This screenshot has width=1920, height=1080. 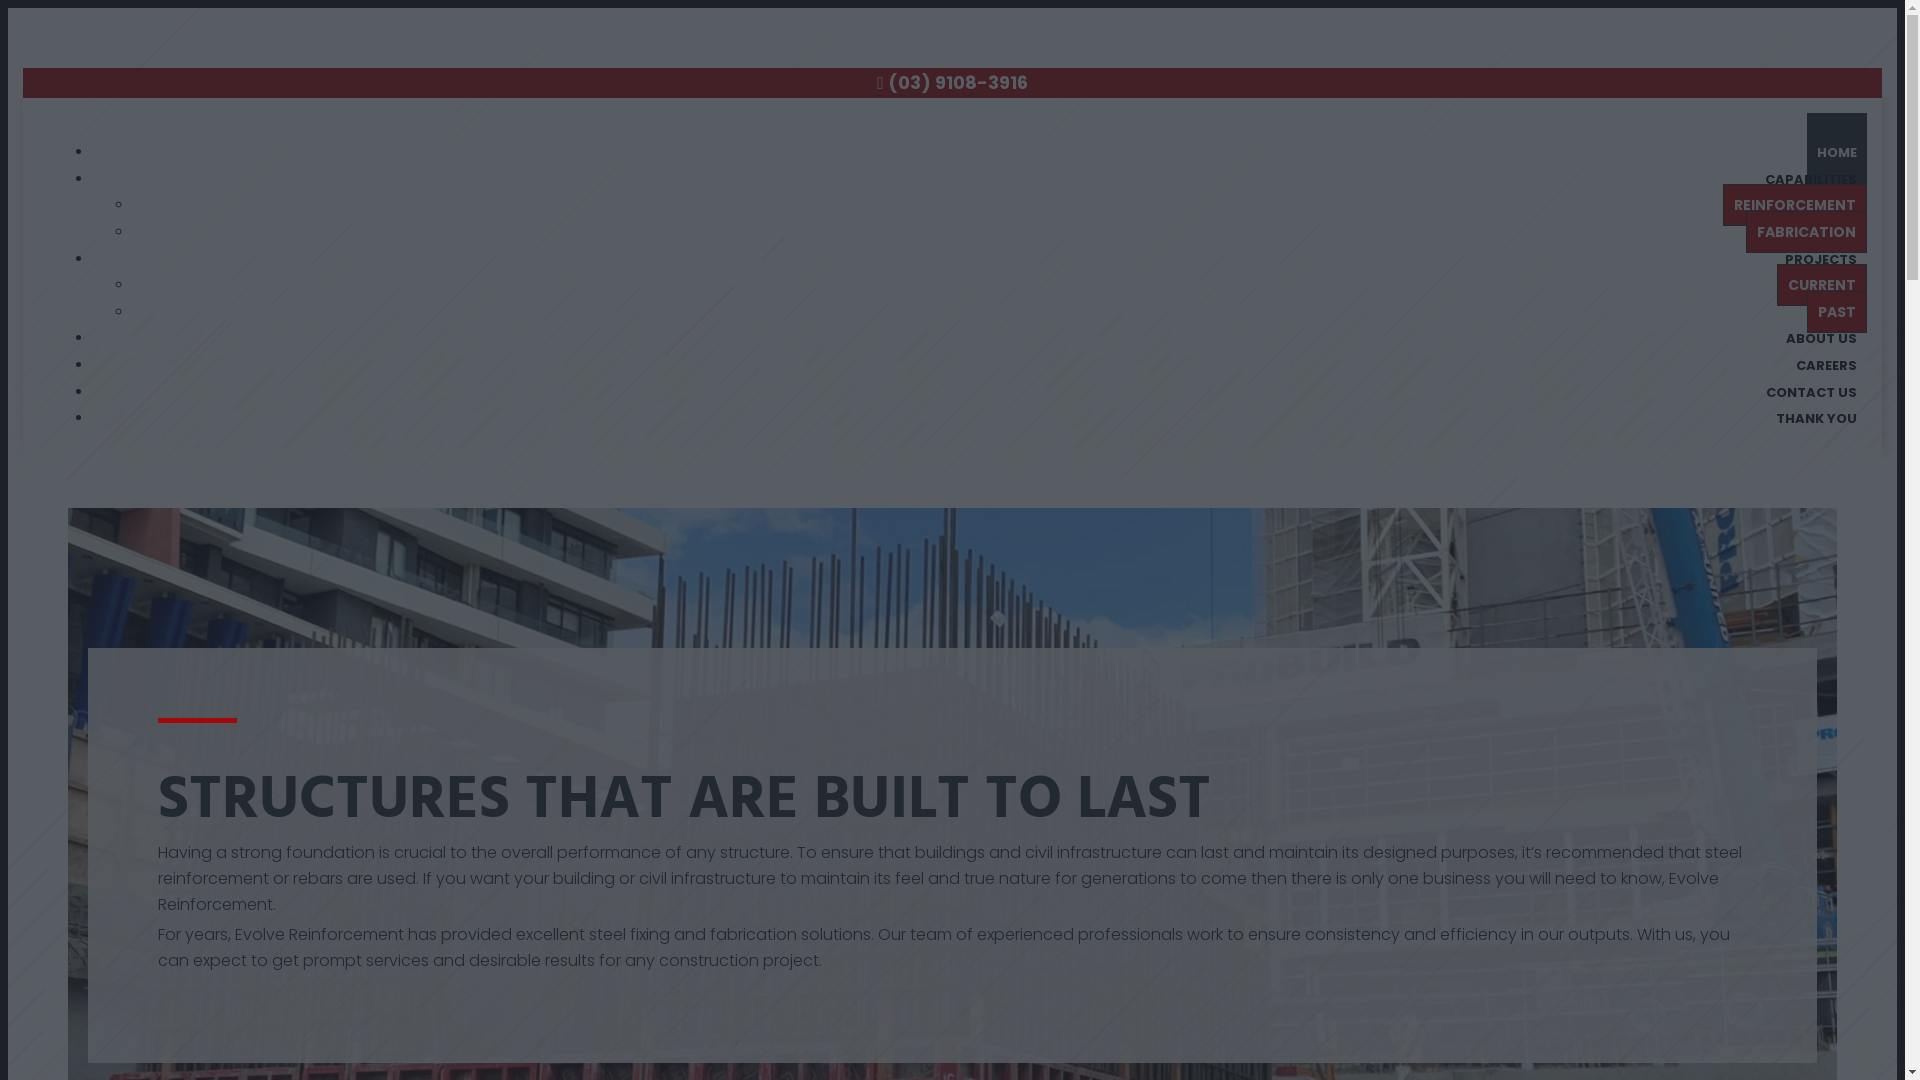 I want to click on 'CURRENT', so click(x=1822, y=285).